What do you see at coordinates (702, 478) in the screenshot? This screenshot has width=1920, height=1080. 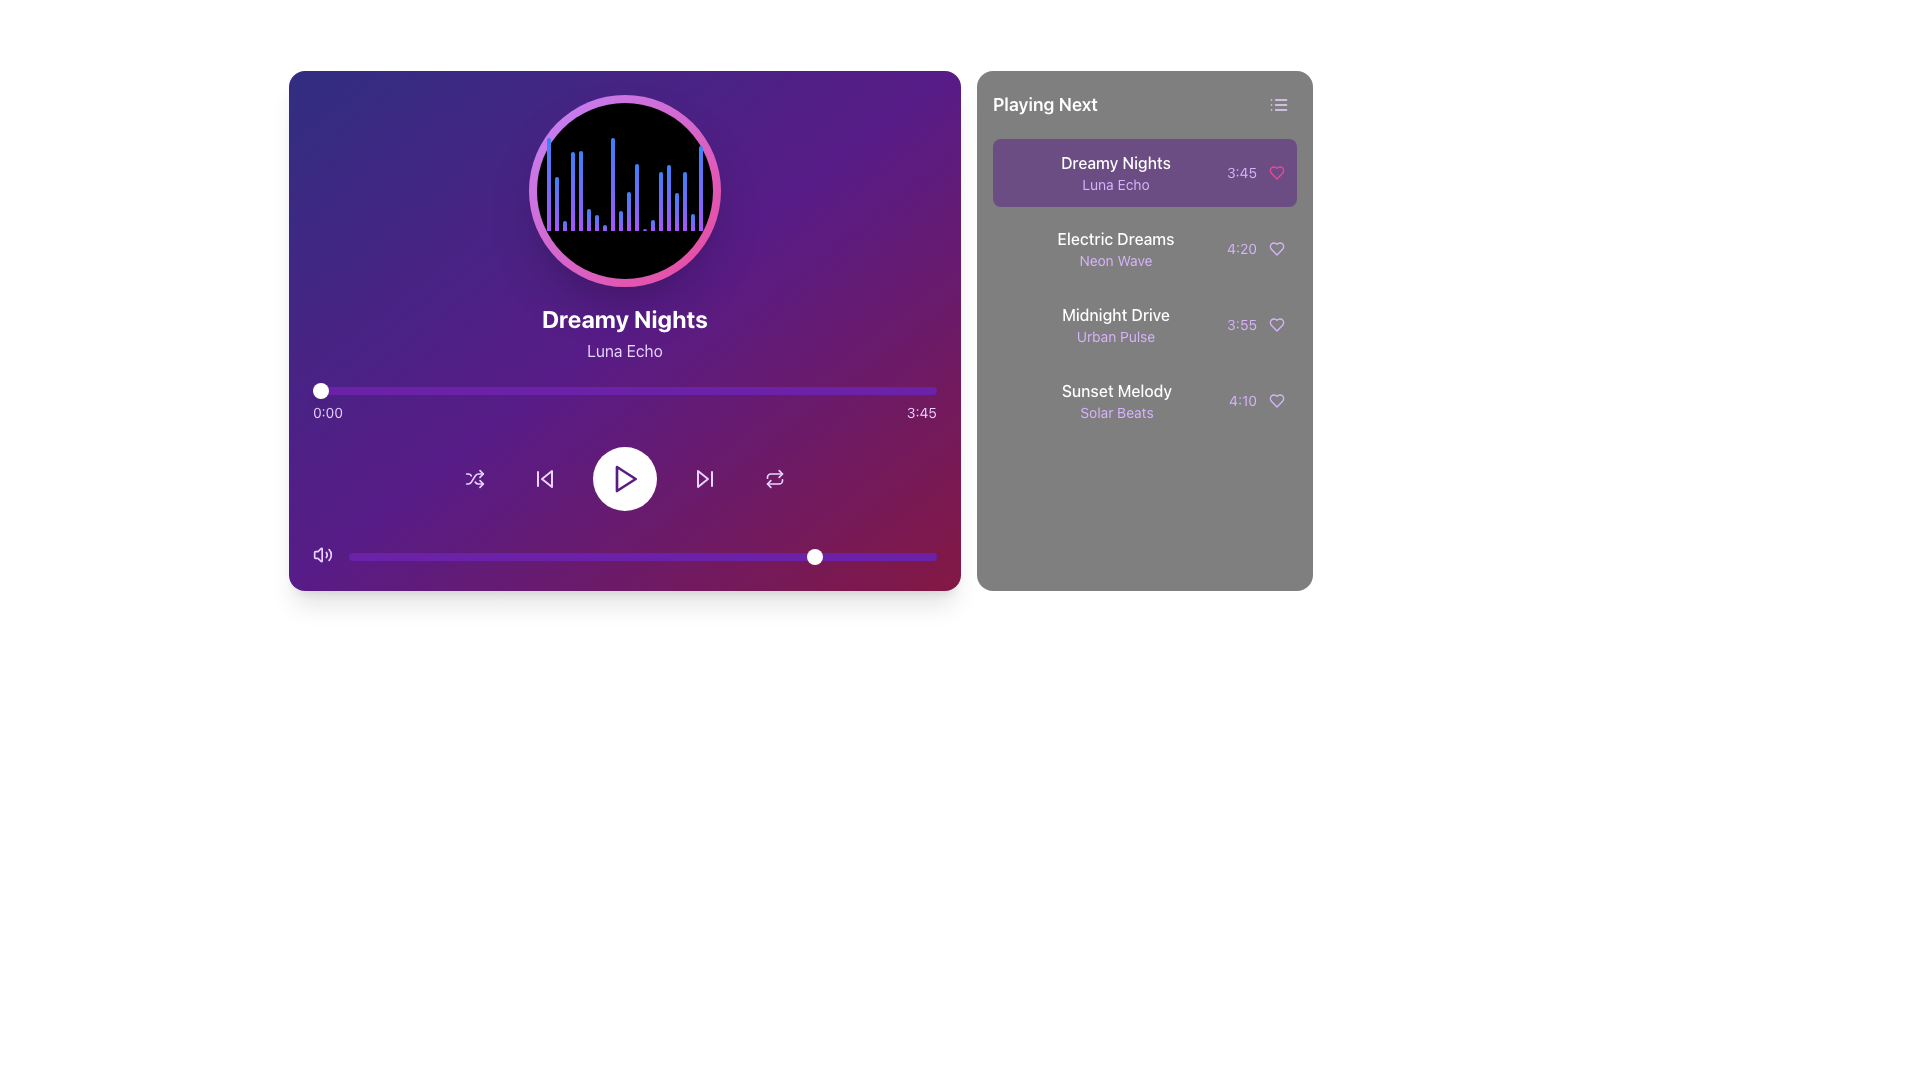 I see `the 'skip forward' button-like icon located within the SVG element to advance to the next track or chapter in the media player interface` at bounding box center [702, 478].